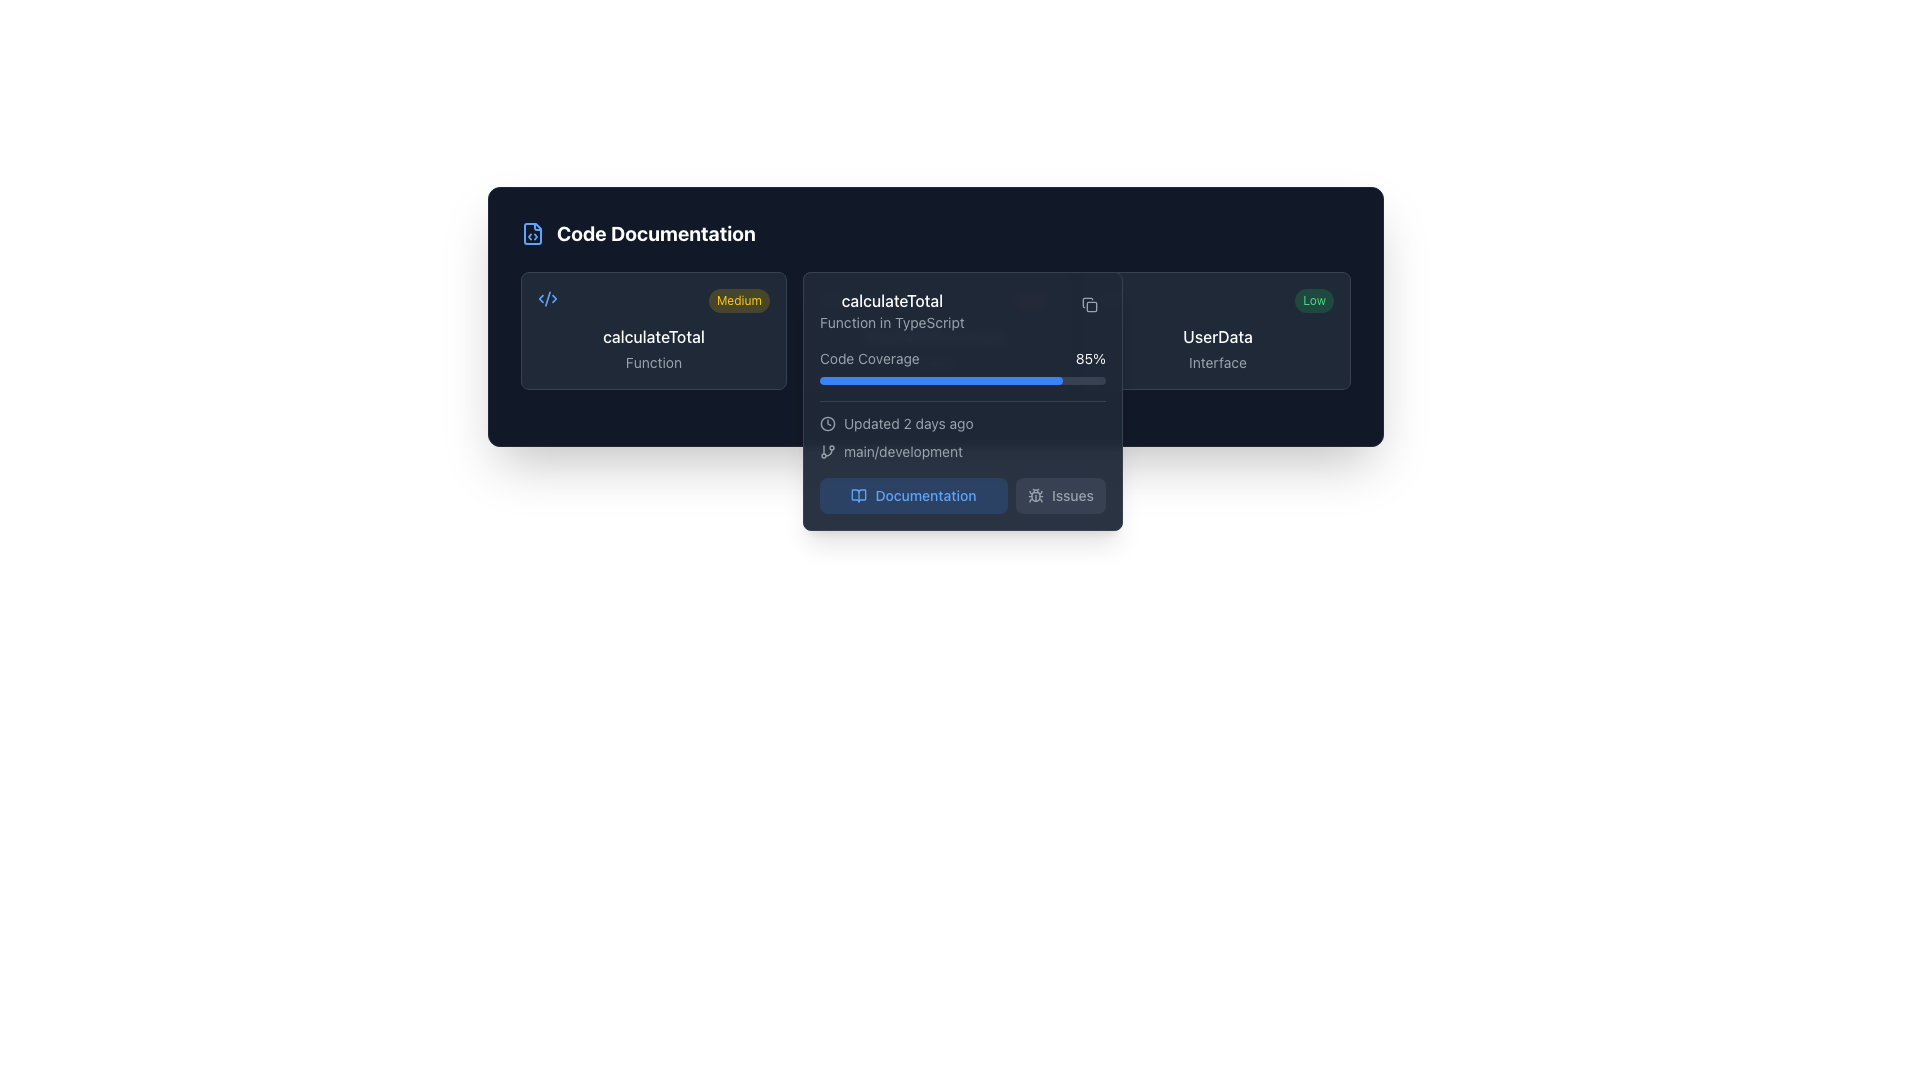  What do you see at coordinates (828, 423) in the screenshot?
I see `the clock icon located at the left end of the text 'Updated 2 days ago' on the card for 'calculateTotal' to gather contextual information` at bounding box center [828, 423].